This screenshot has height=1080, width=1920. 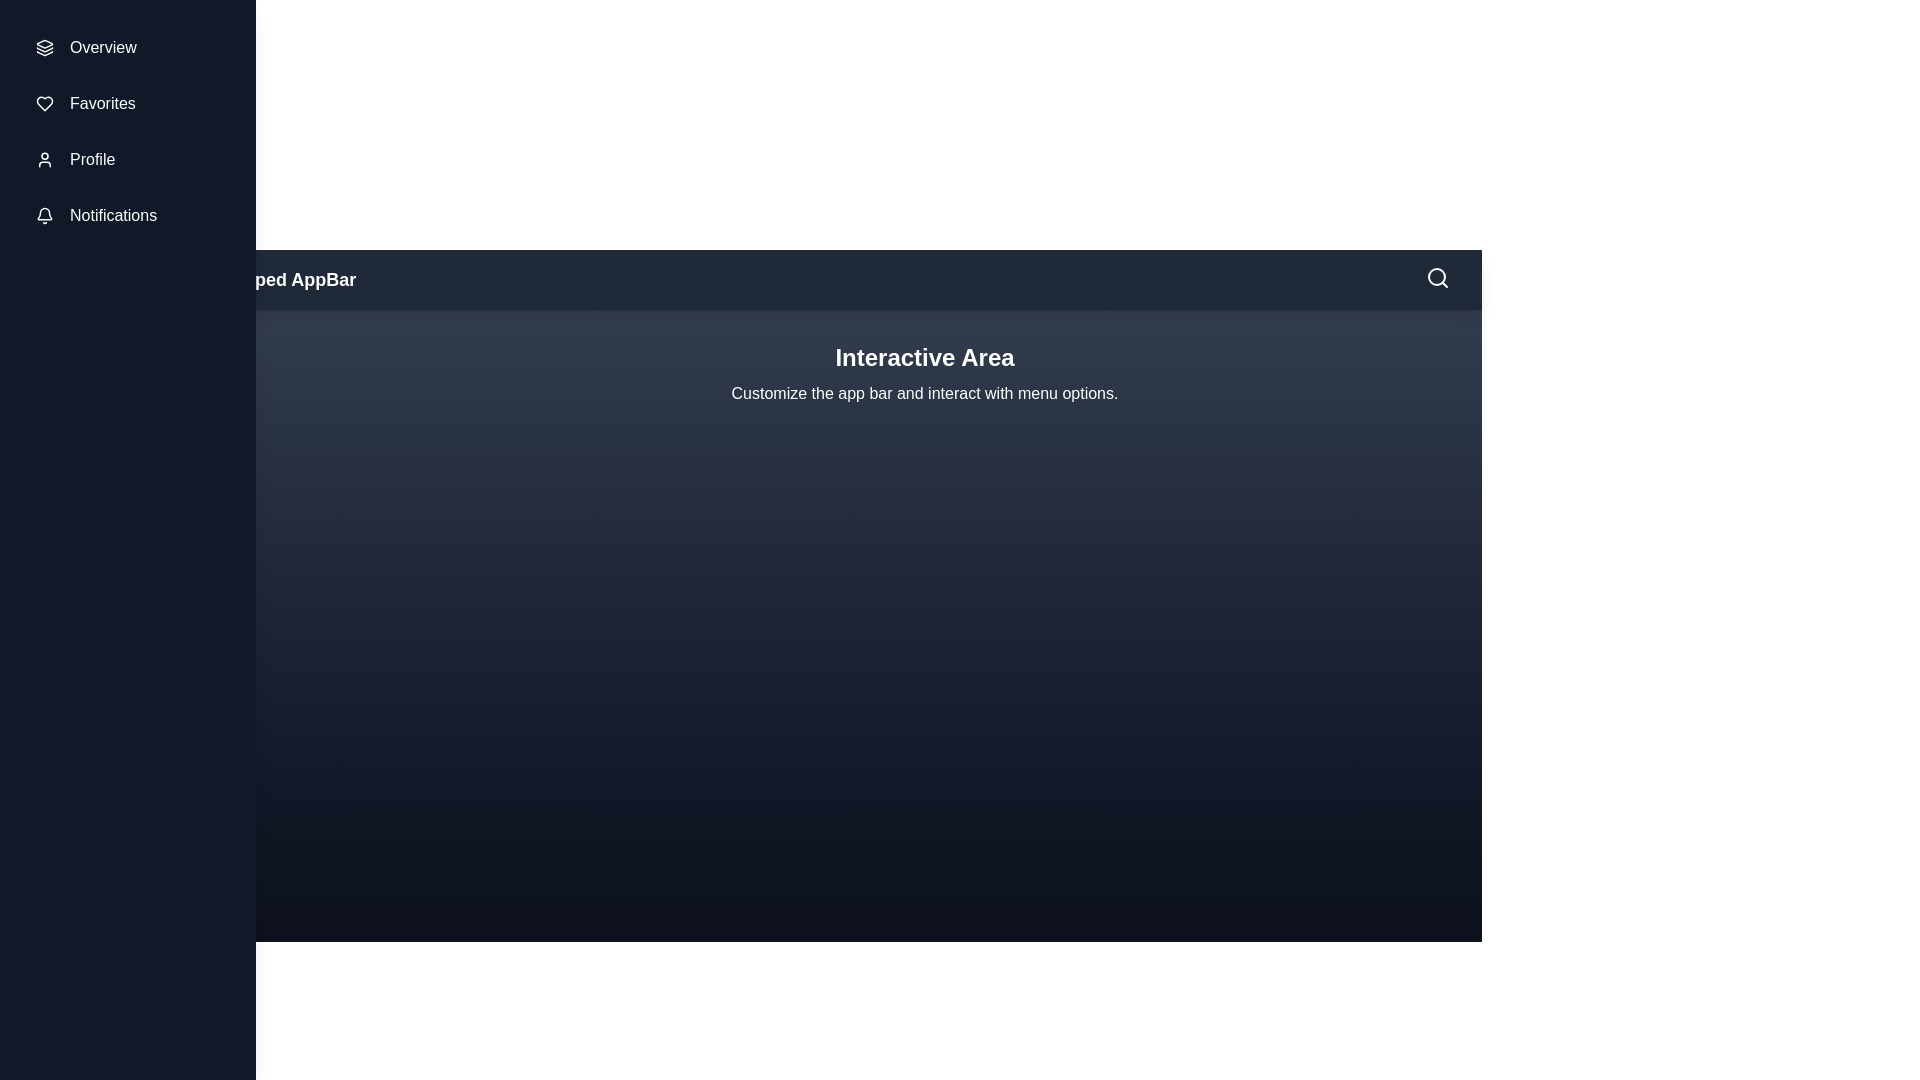 I want to click on the menu item Notifications in the sidebar, so click(x=127, y=216).